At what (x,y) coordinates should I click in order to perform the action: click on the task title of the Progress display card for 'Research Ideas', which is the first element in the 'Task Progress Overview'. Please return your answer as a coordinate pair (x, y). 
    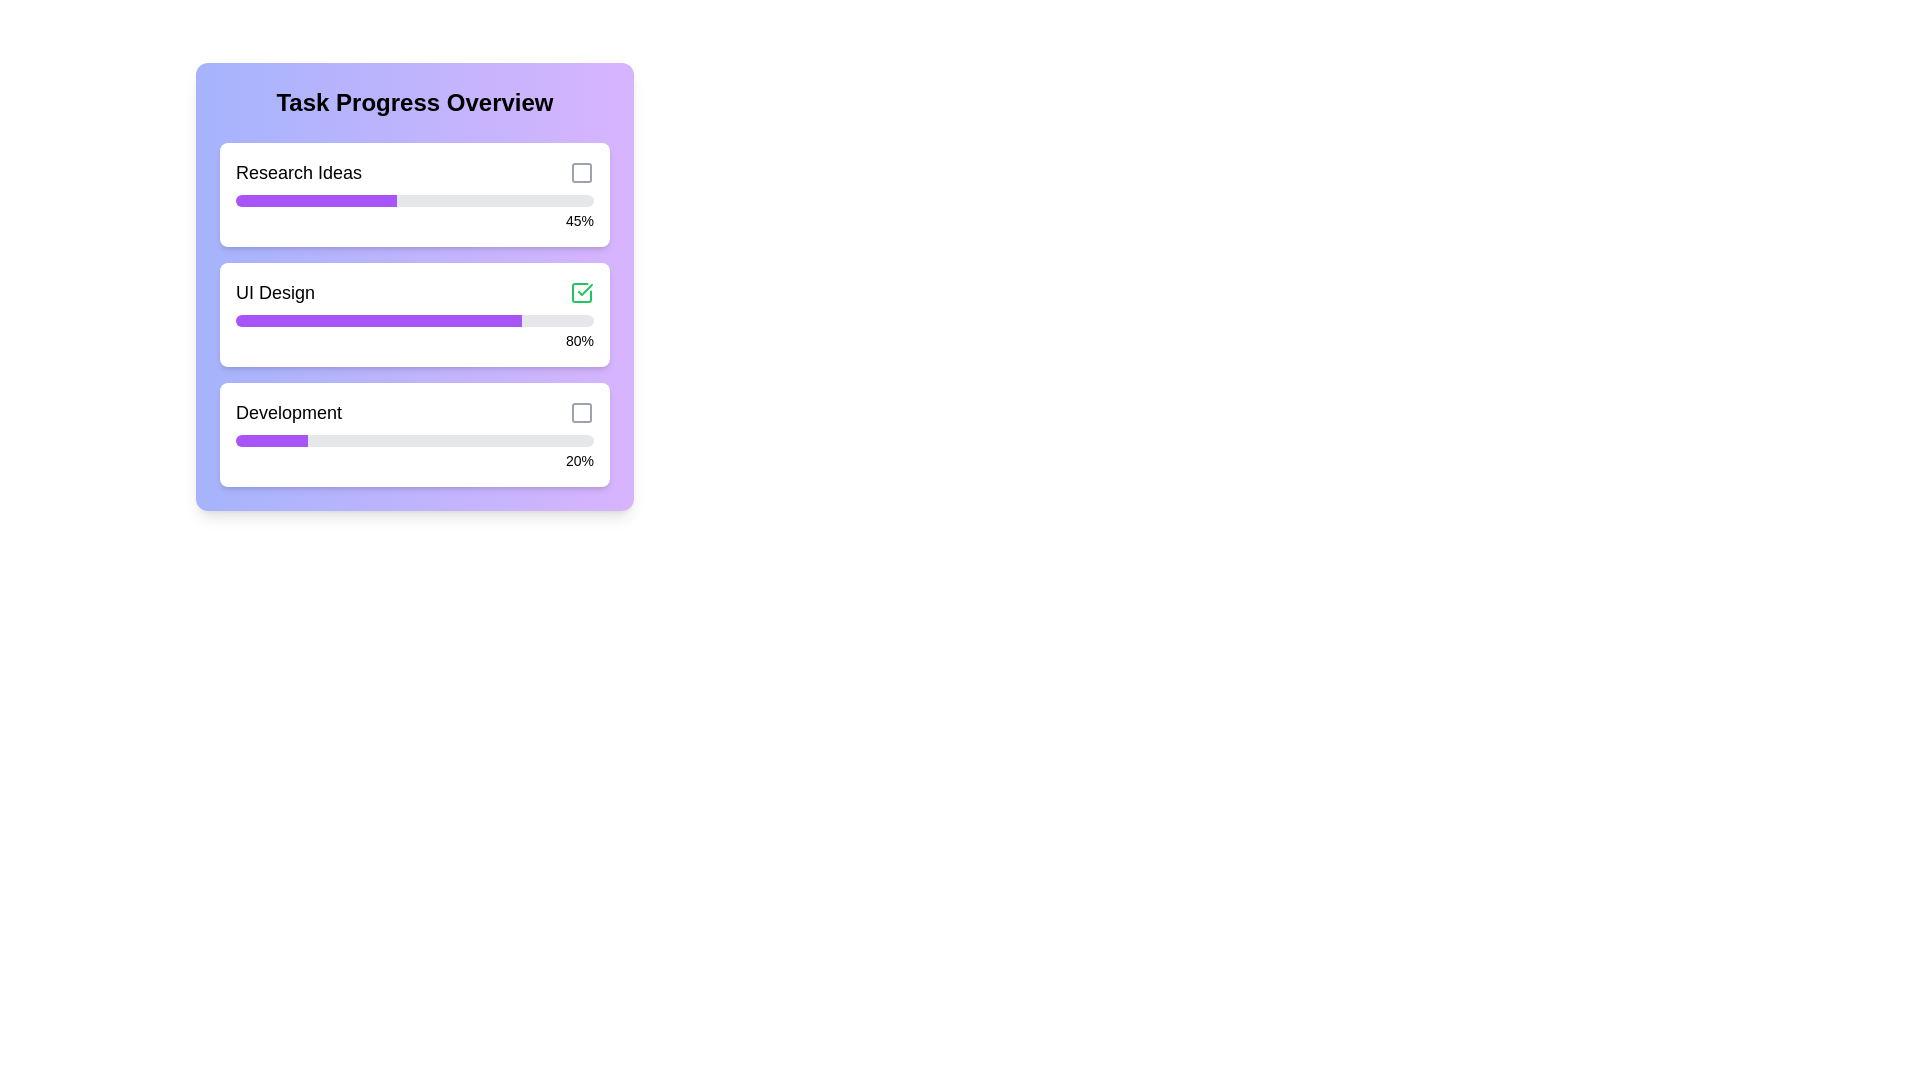
    Looking at the image, I should click on (413, 195).